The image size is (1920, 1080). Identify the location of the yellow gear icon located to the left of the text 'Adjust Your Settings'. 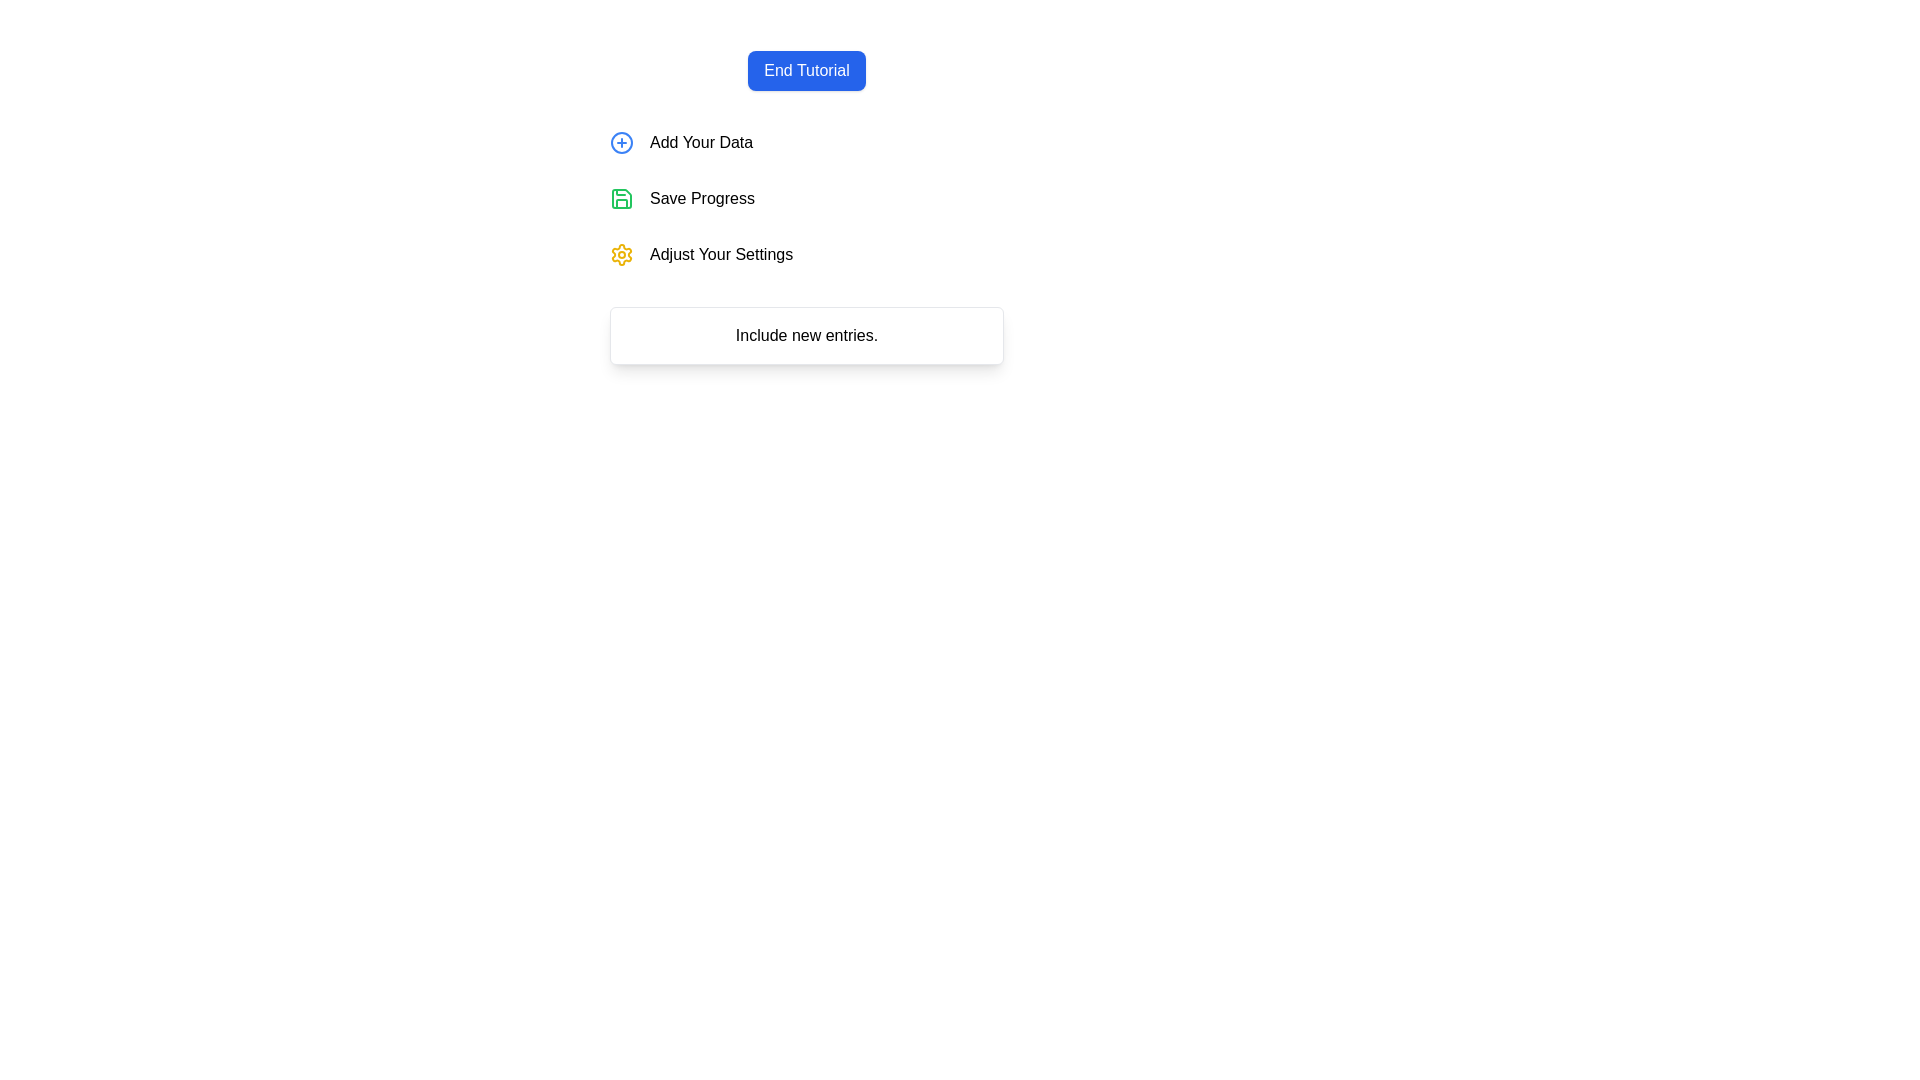
(621, 253).